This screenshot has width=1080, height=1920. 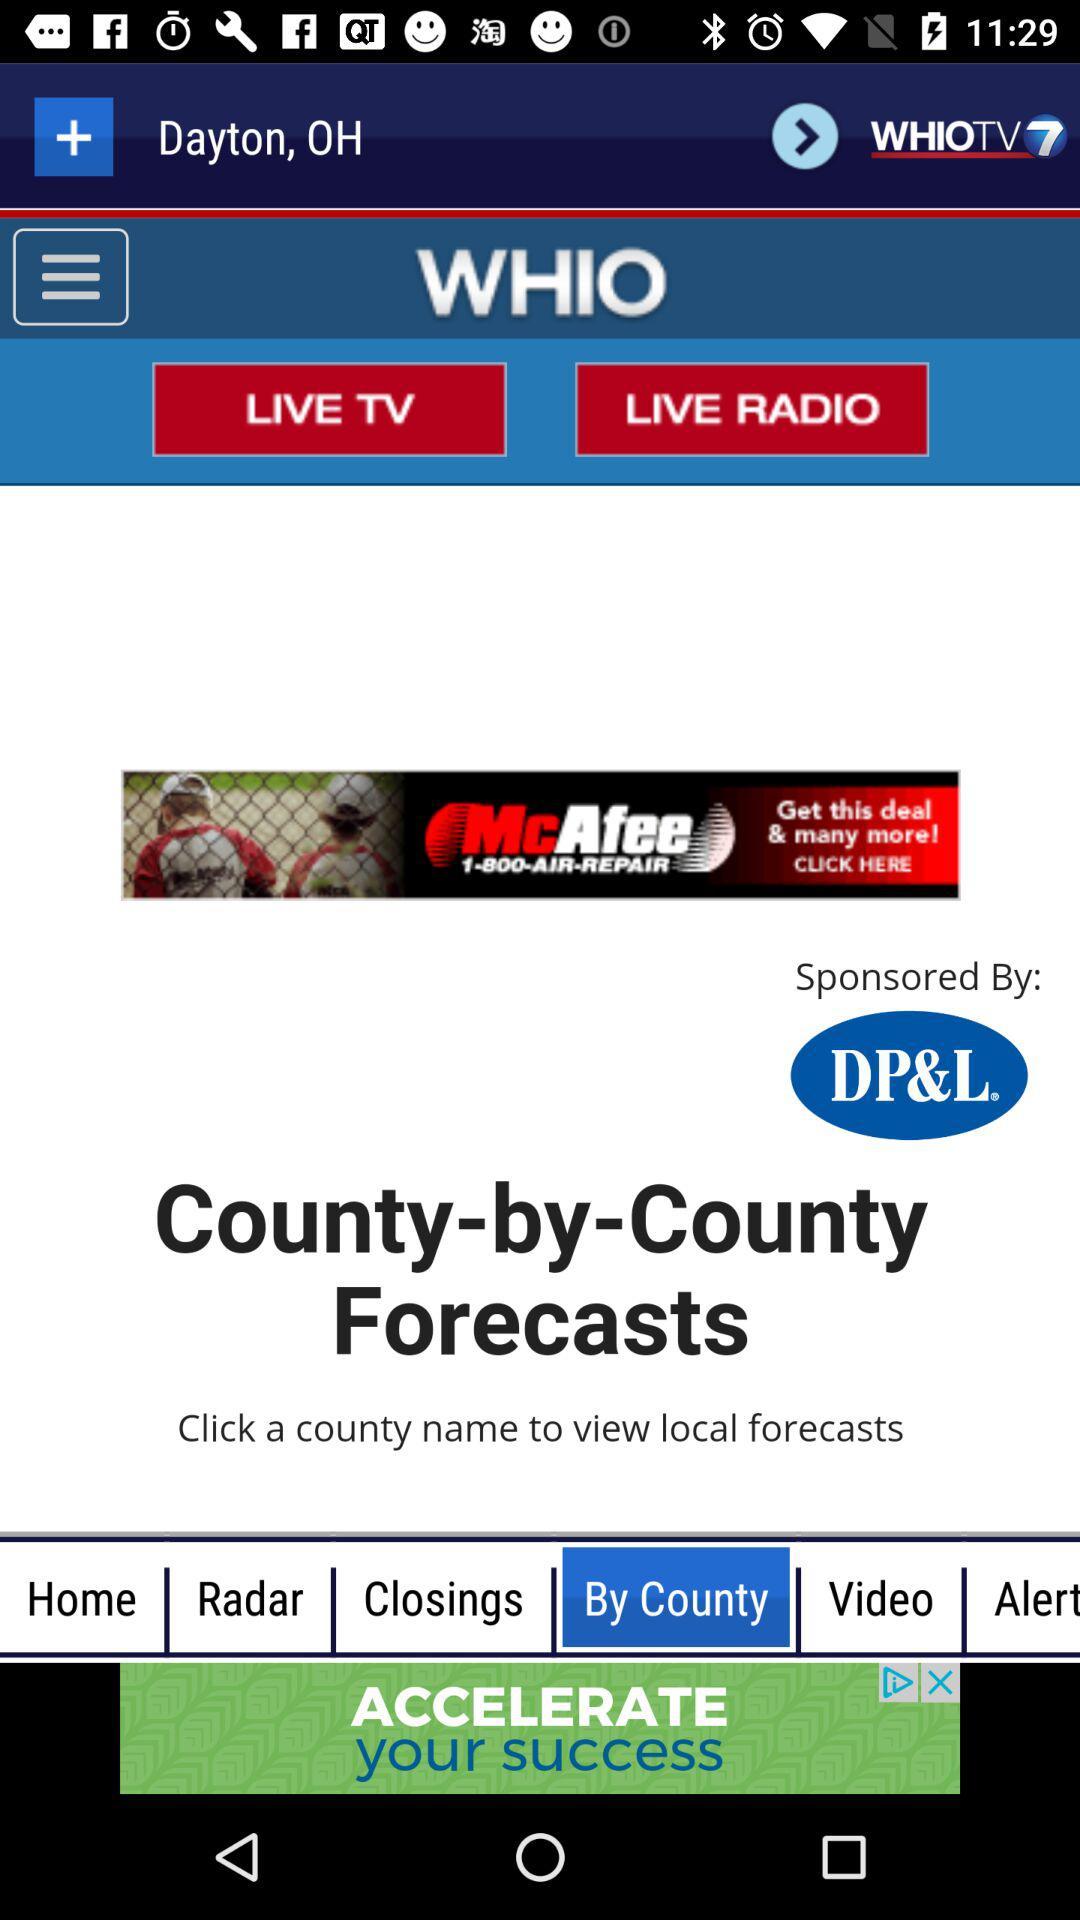 I want to click on radar at the bottom of the web page, so click(x=249, y=1596).